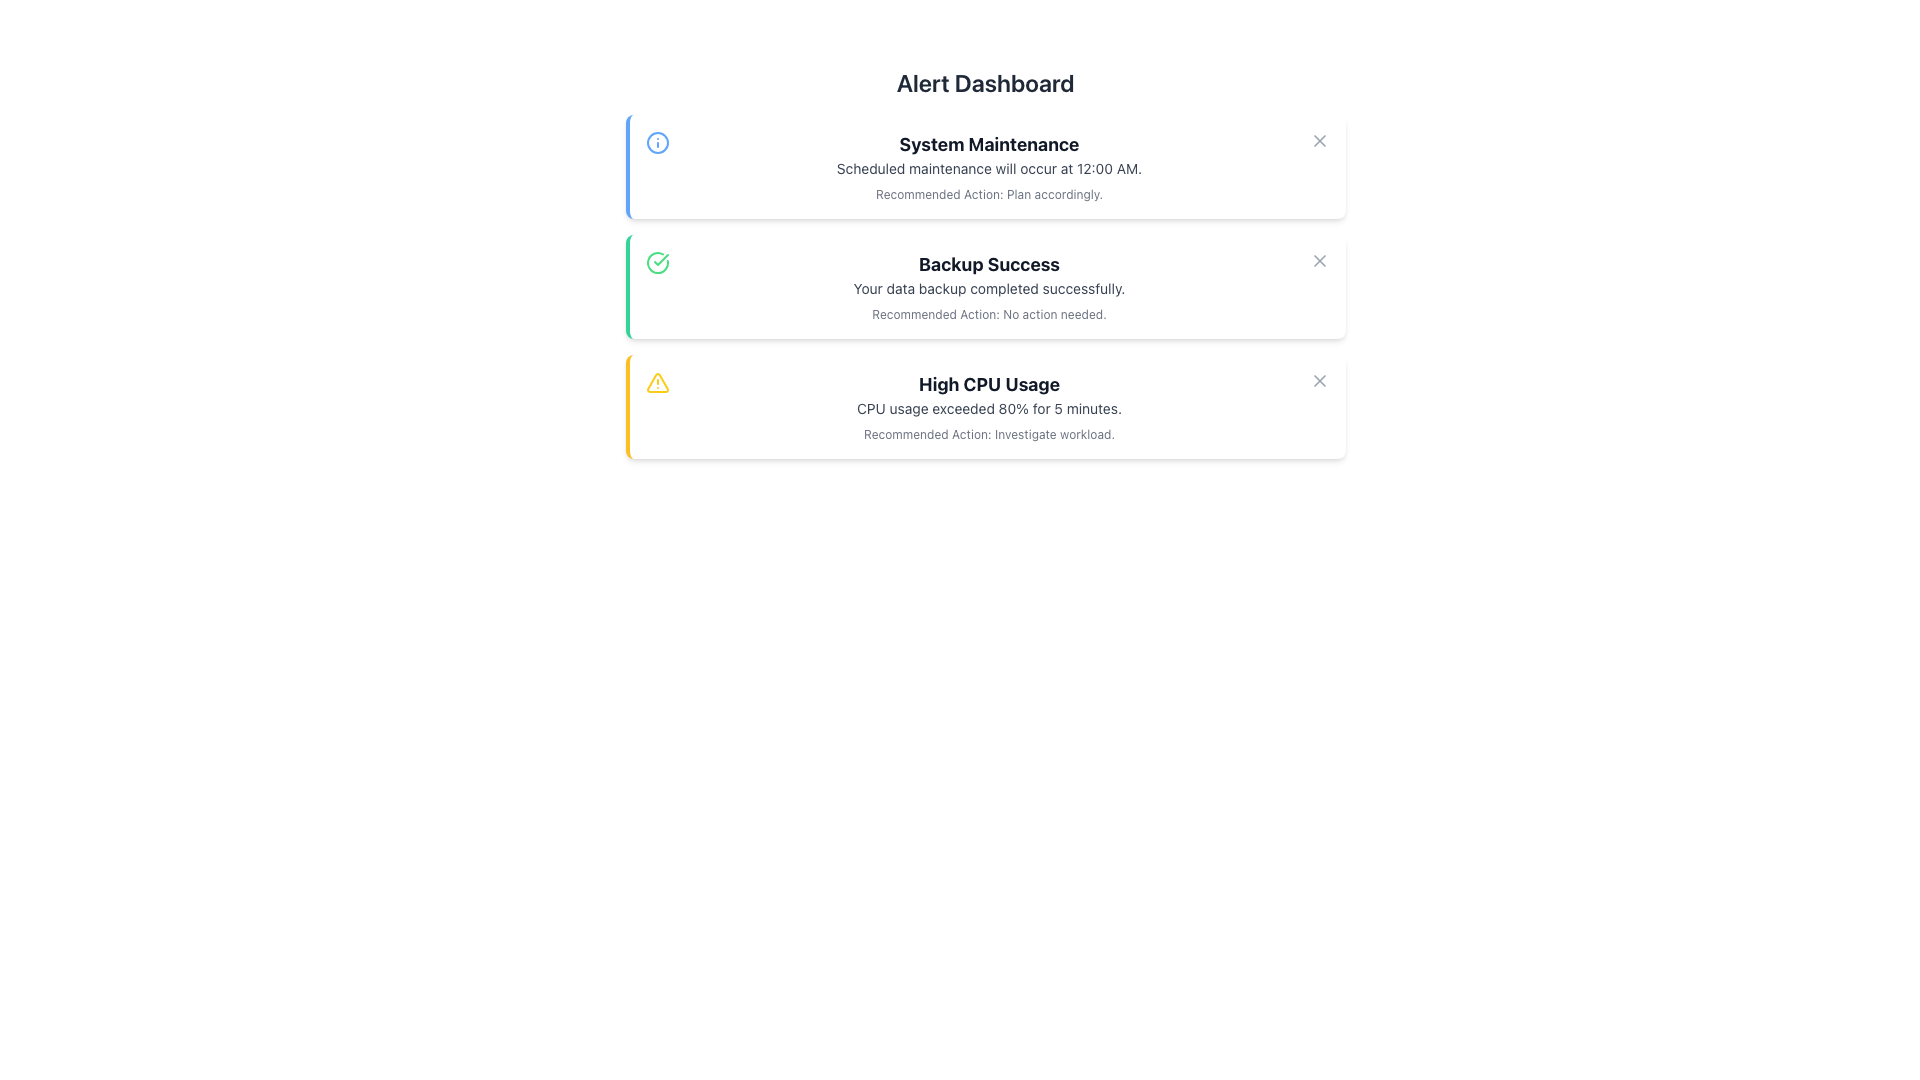 Image resolution: width=1920 pixels, height=1080 pixels. What do you see at coordinates (989, 315) in the screenshot?
I see `text from the Text Label indicating that no further action is required, located at the bottom of the 'Backup Success' card in the Alert Dashboard` at bounding box center [989, 315].